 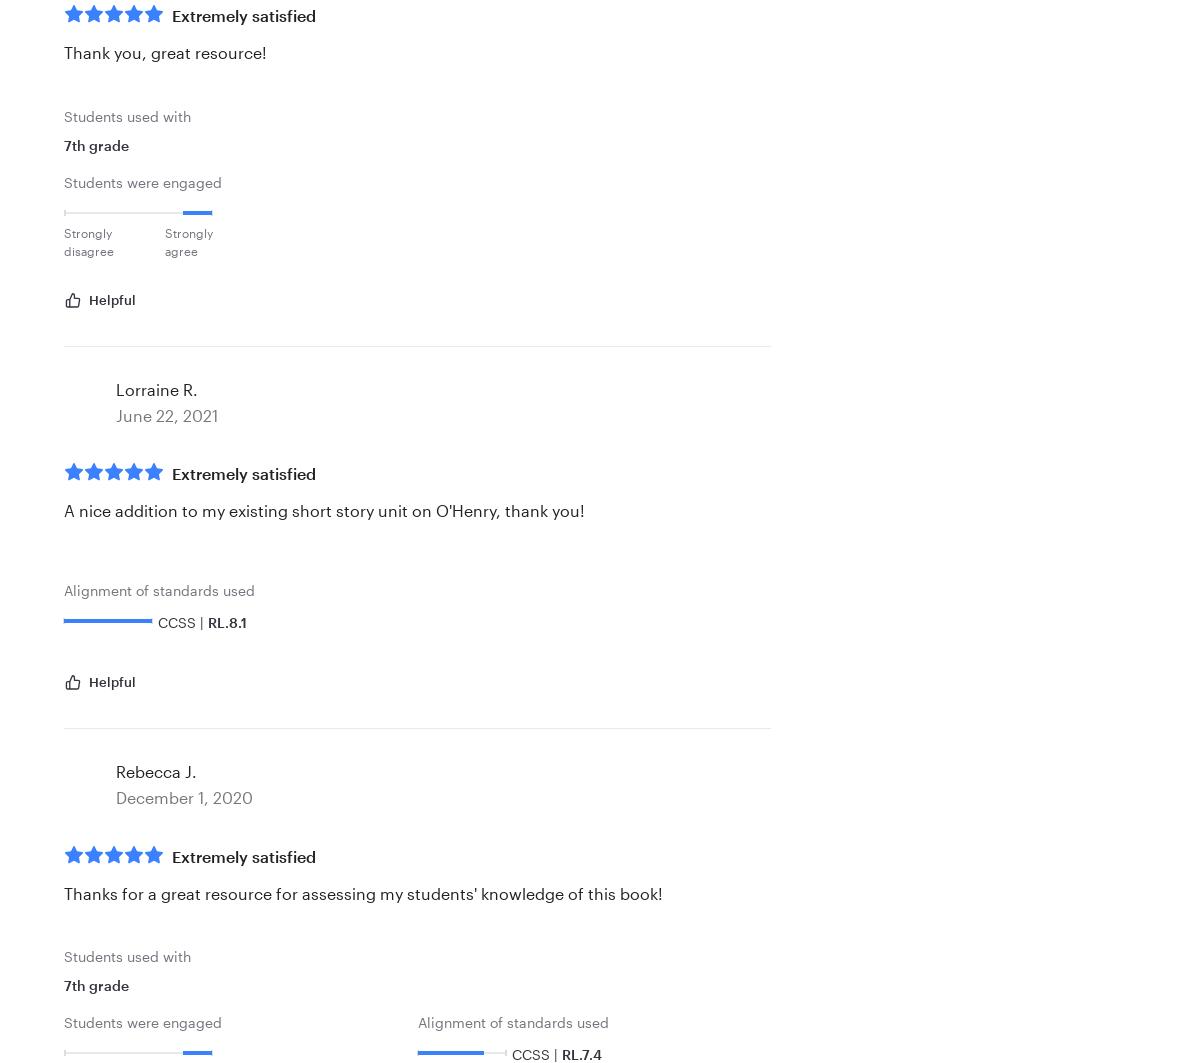 What do you see at coordinates (156, 770) in the screenshot?
I see `'Rebecca J.'` at bounding box center [156, 770].